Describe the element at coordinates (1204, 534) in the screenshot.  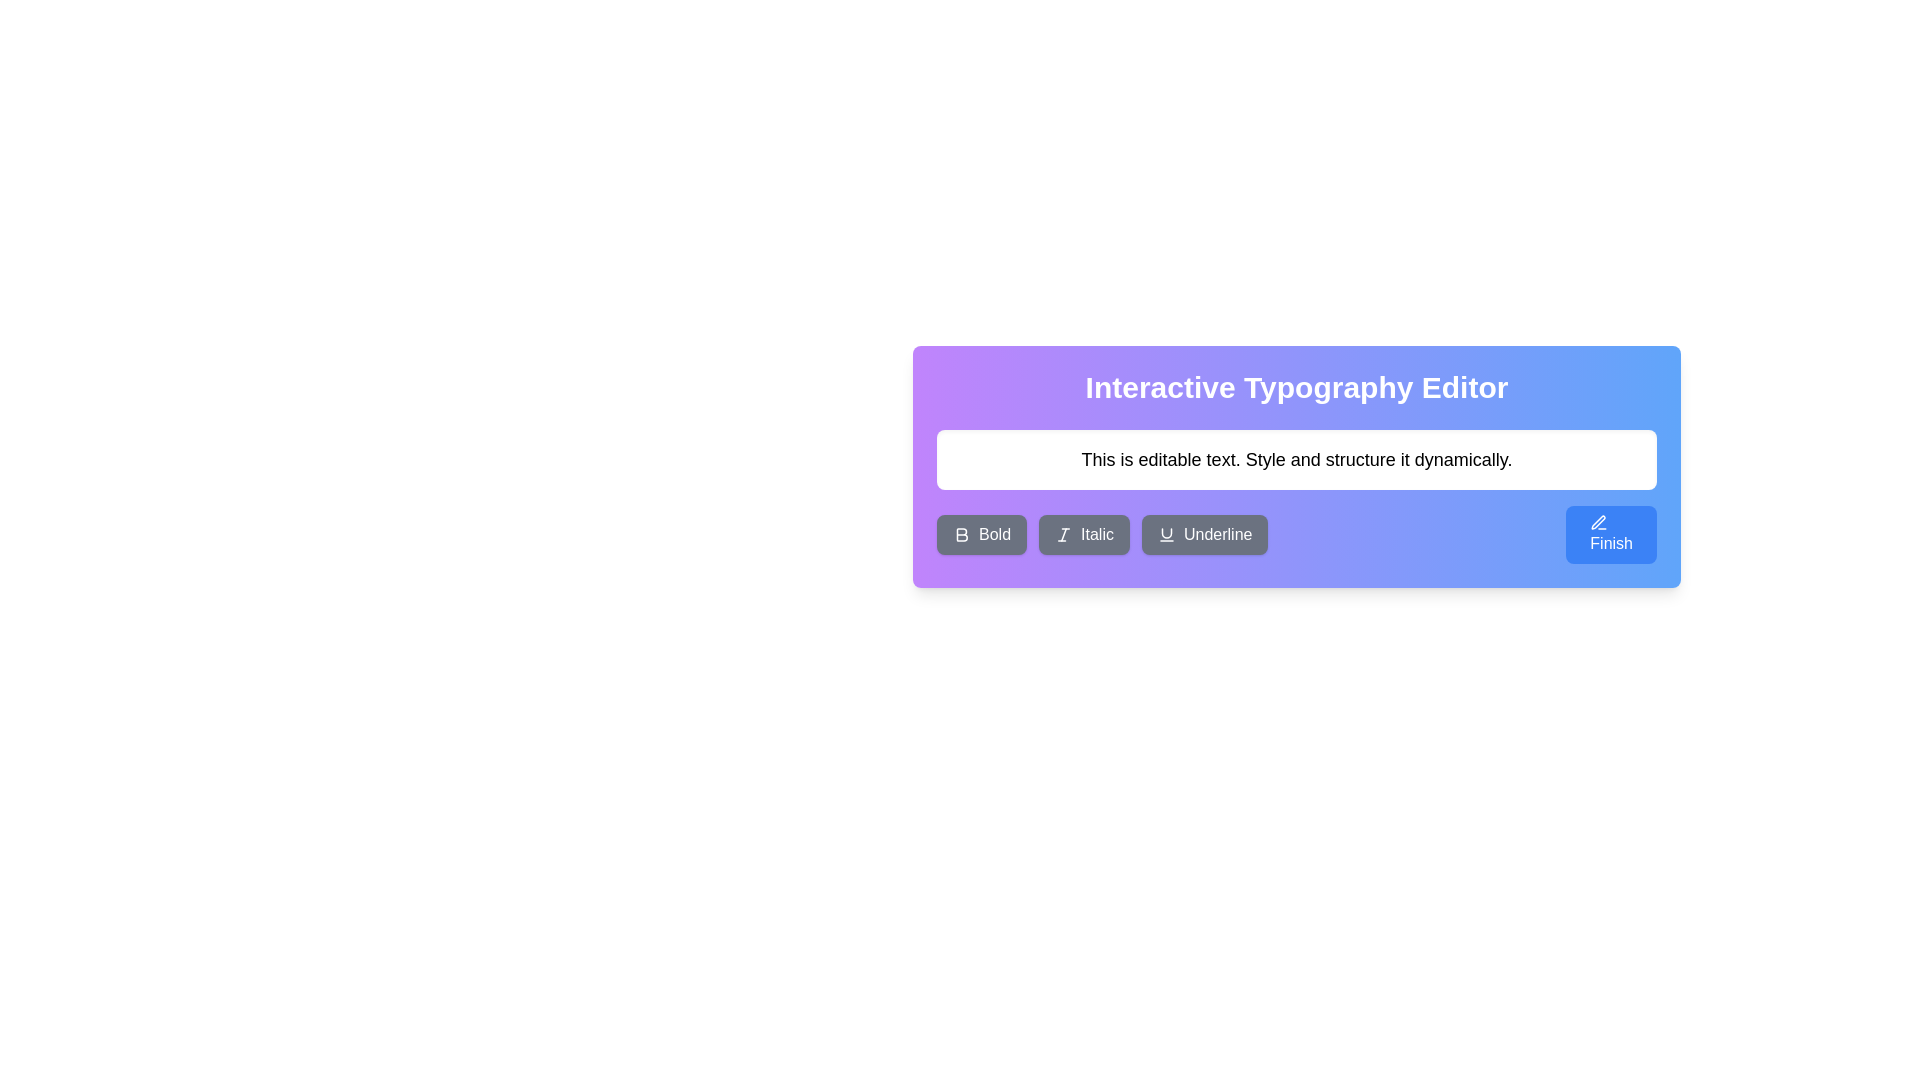
I see `the 'Underline' button, which is the third button in a horizontal group of three buttons labeled 'Bold,' 'Italic,' and 'Underline,' to apply underline formatting to the editable content` at that location.